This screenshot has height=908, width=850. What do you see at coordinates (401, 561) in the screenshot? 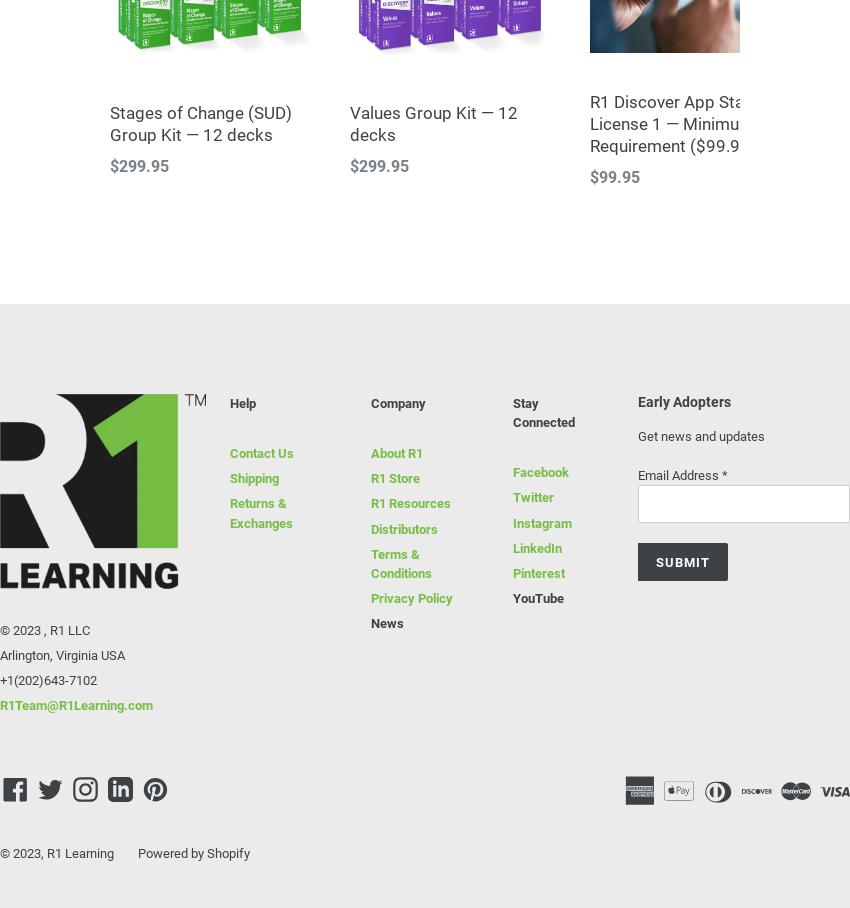
I see `'Terms & Conditions'` at bounding box center [401, 561].